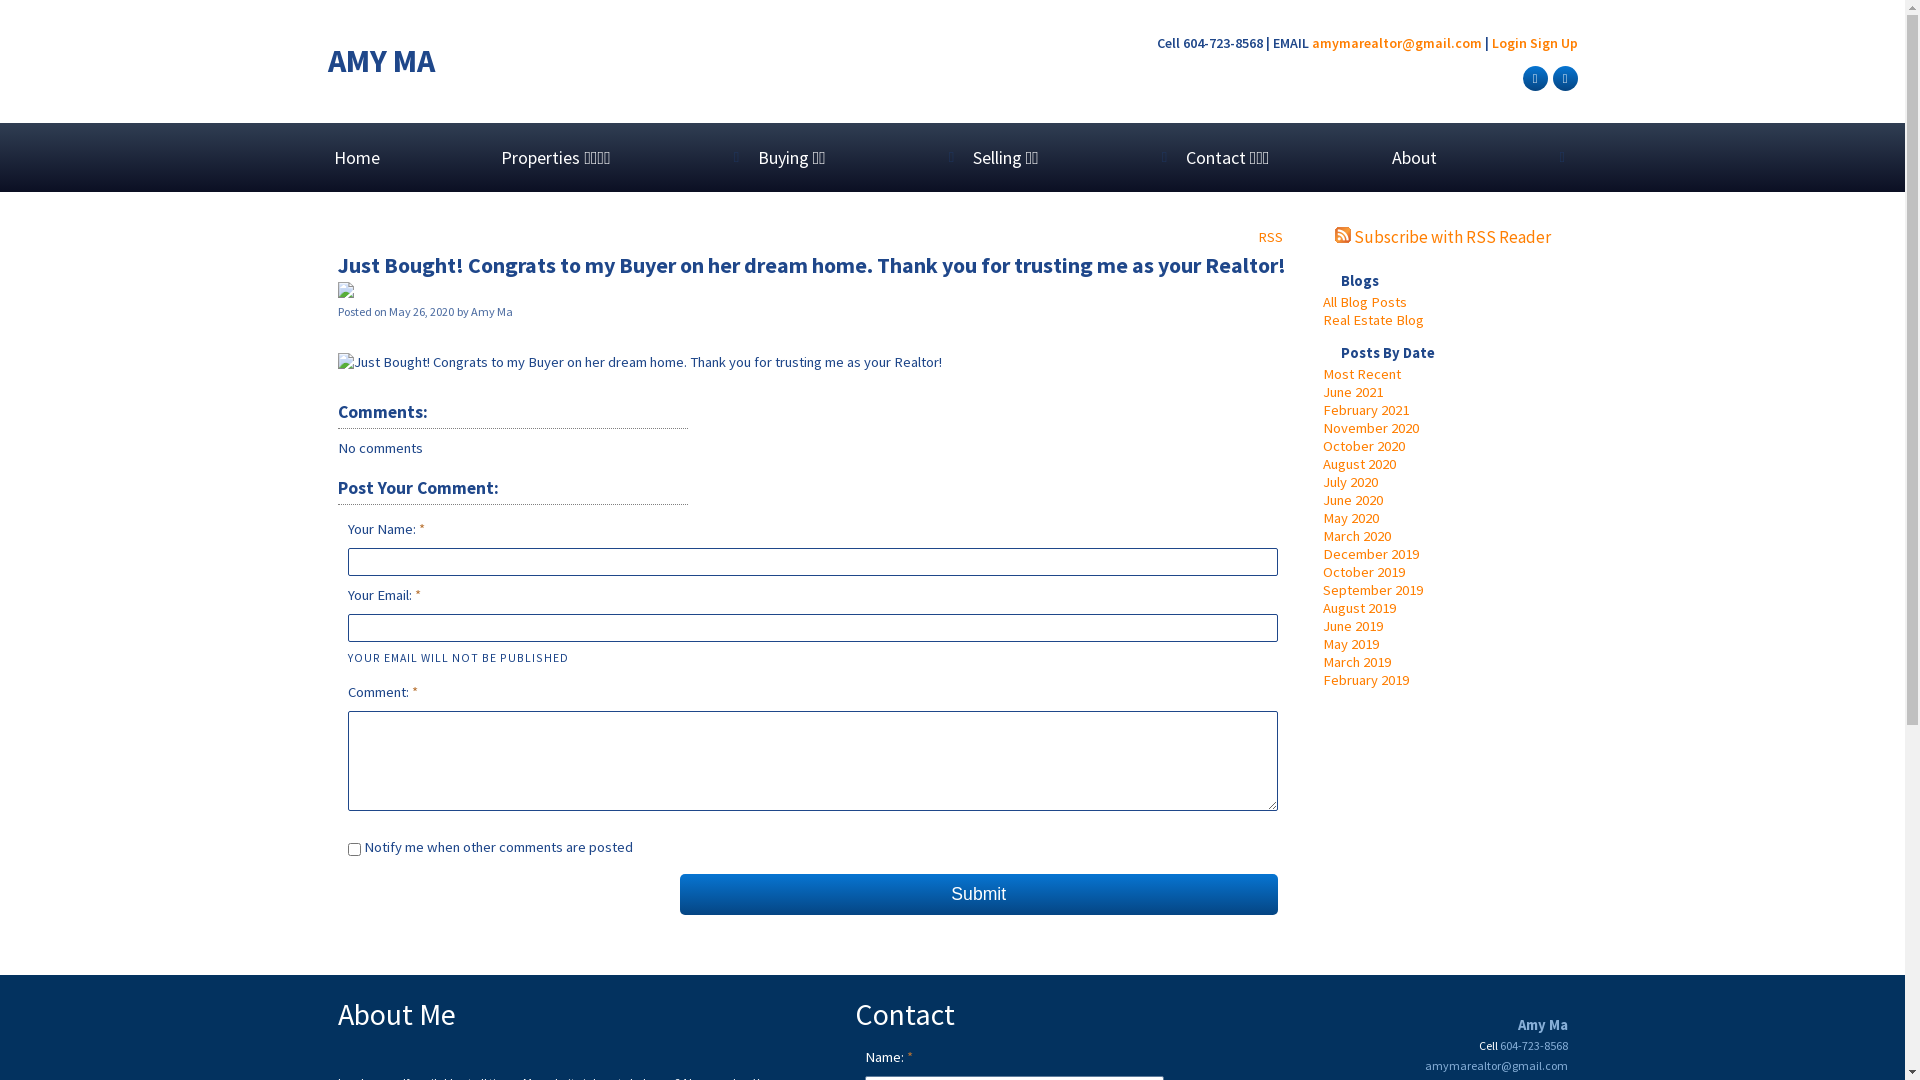 Image resolution: width=1920 pixels, height=1080 pixels. Describe the element at coordinates (1352, 499) in the screenshot. I see `'June 2020'` at that location.